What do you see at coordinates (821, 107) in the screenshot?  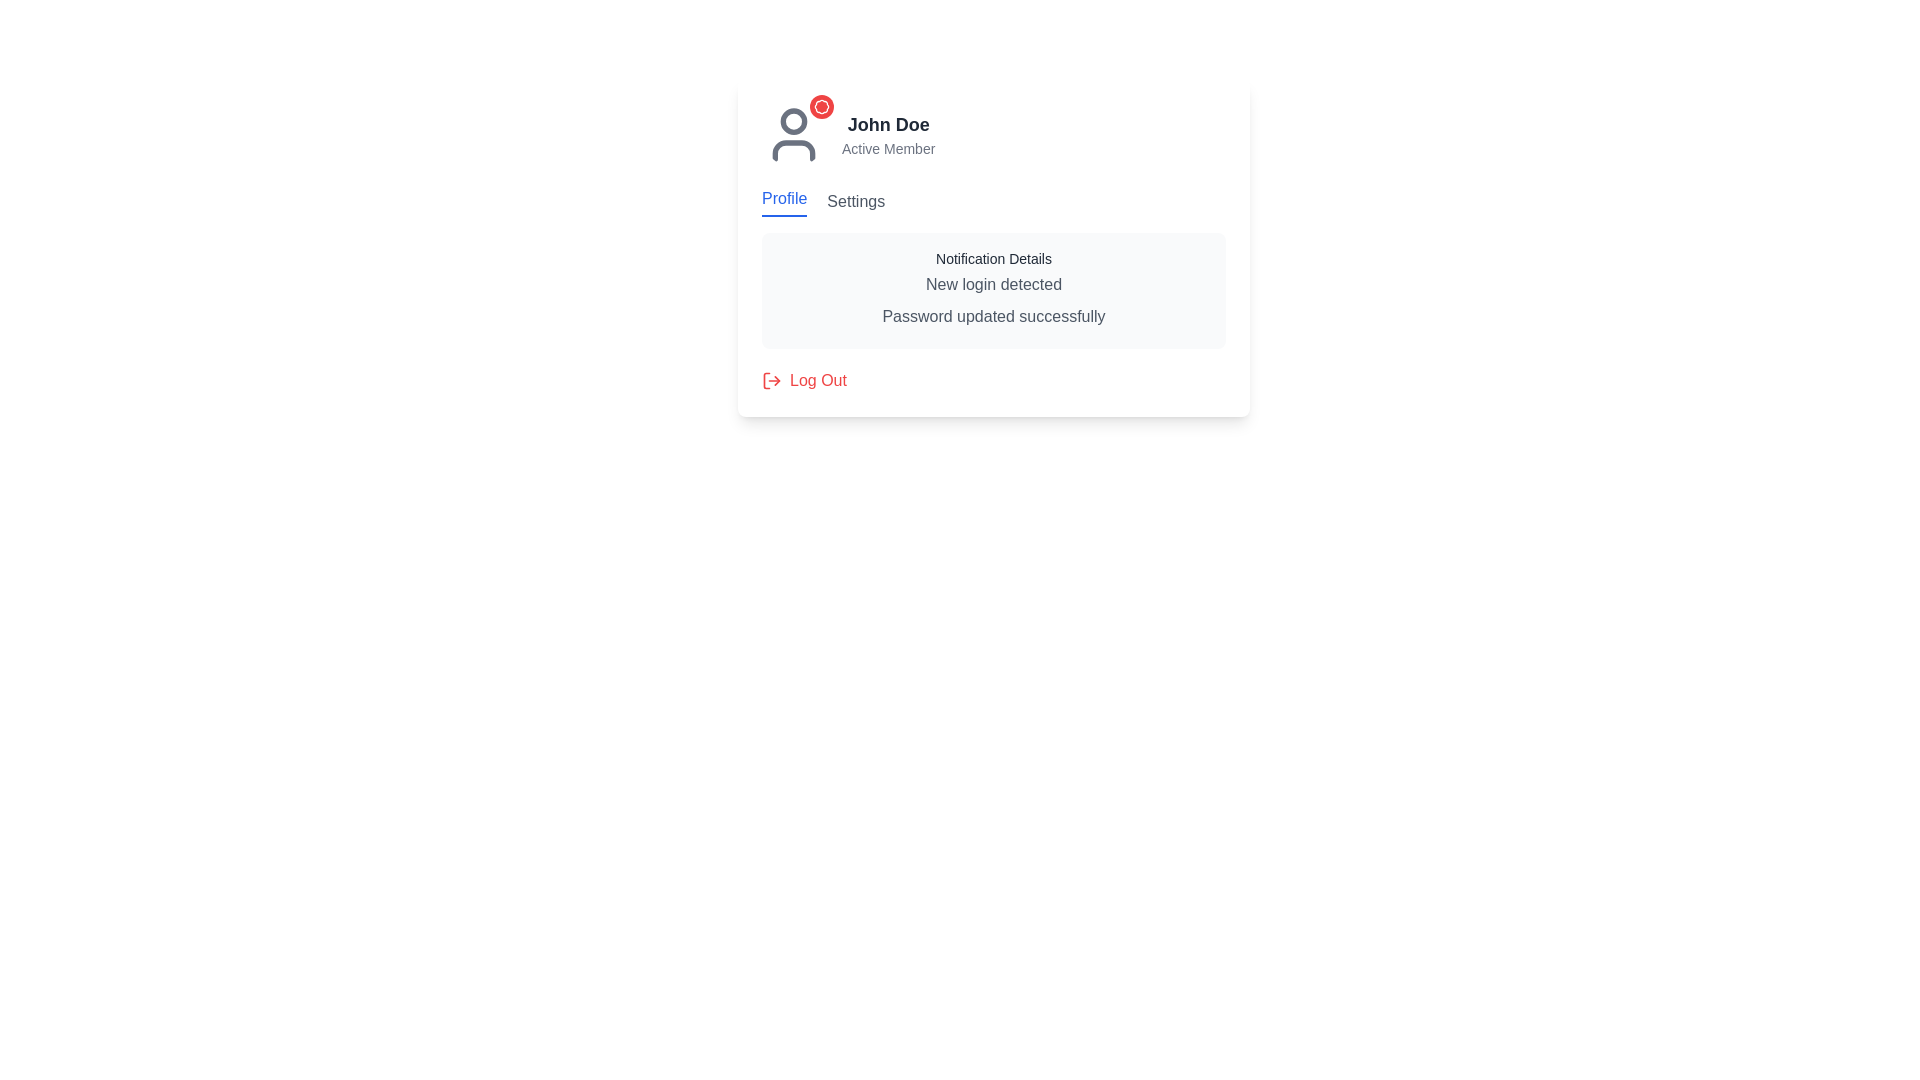 I see `the decorative icon within the circular red badge located near the top-right corner of the user profile avatar in the upper-left quadrant of the card interface` at bounding box center [821, 107].